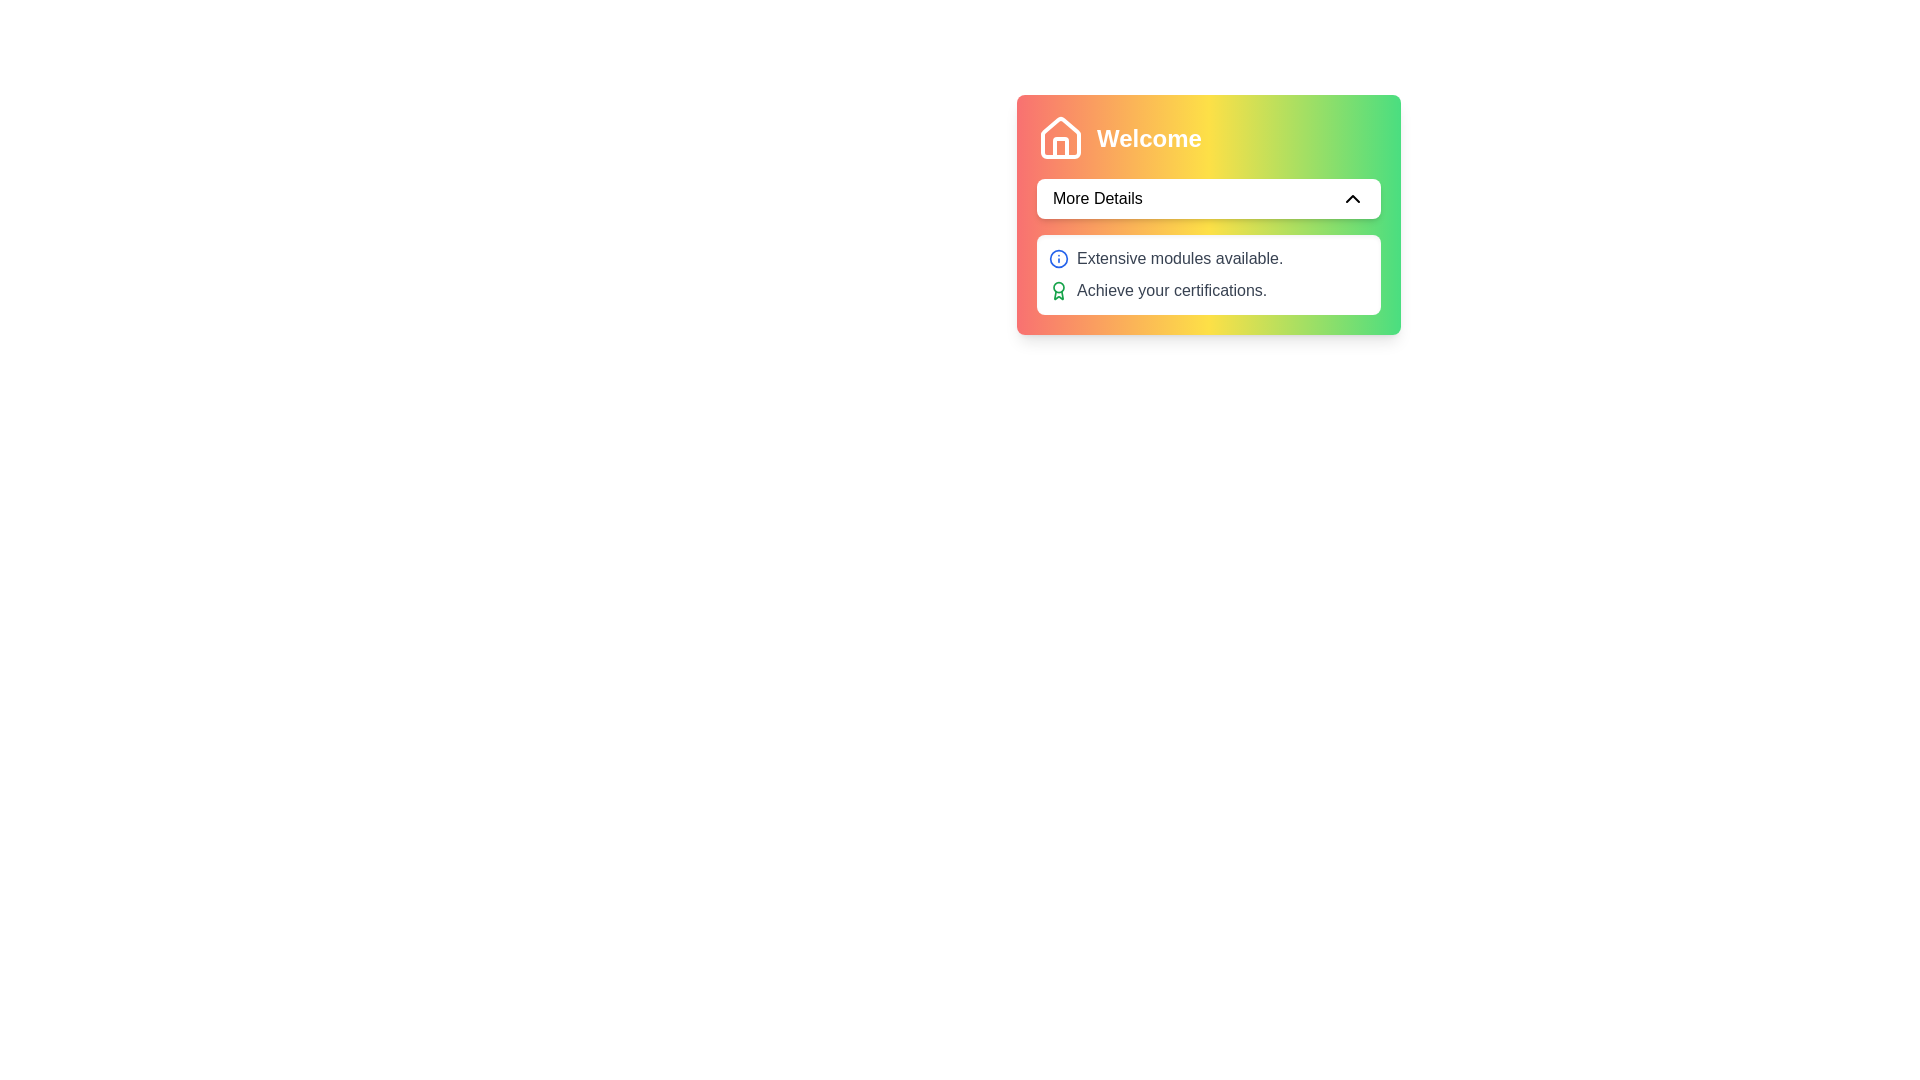  What do you see at coordinates (1149, 137) in the screenshot?
I see `the welcoming header text in the top-left corner of the card interface, located to the right of the home icon` at bounding box center [1149, 137].